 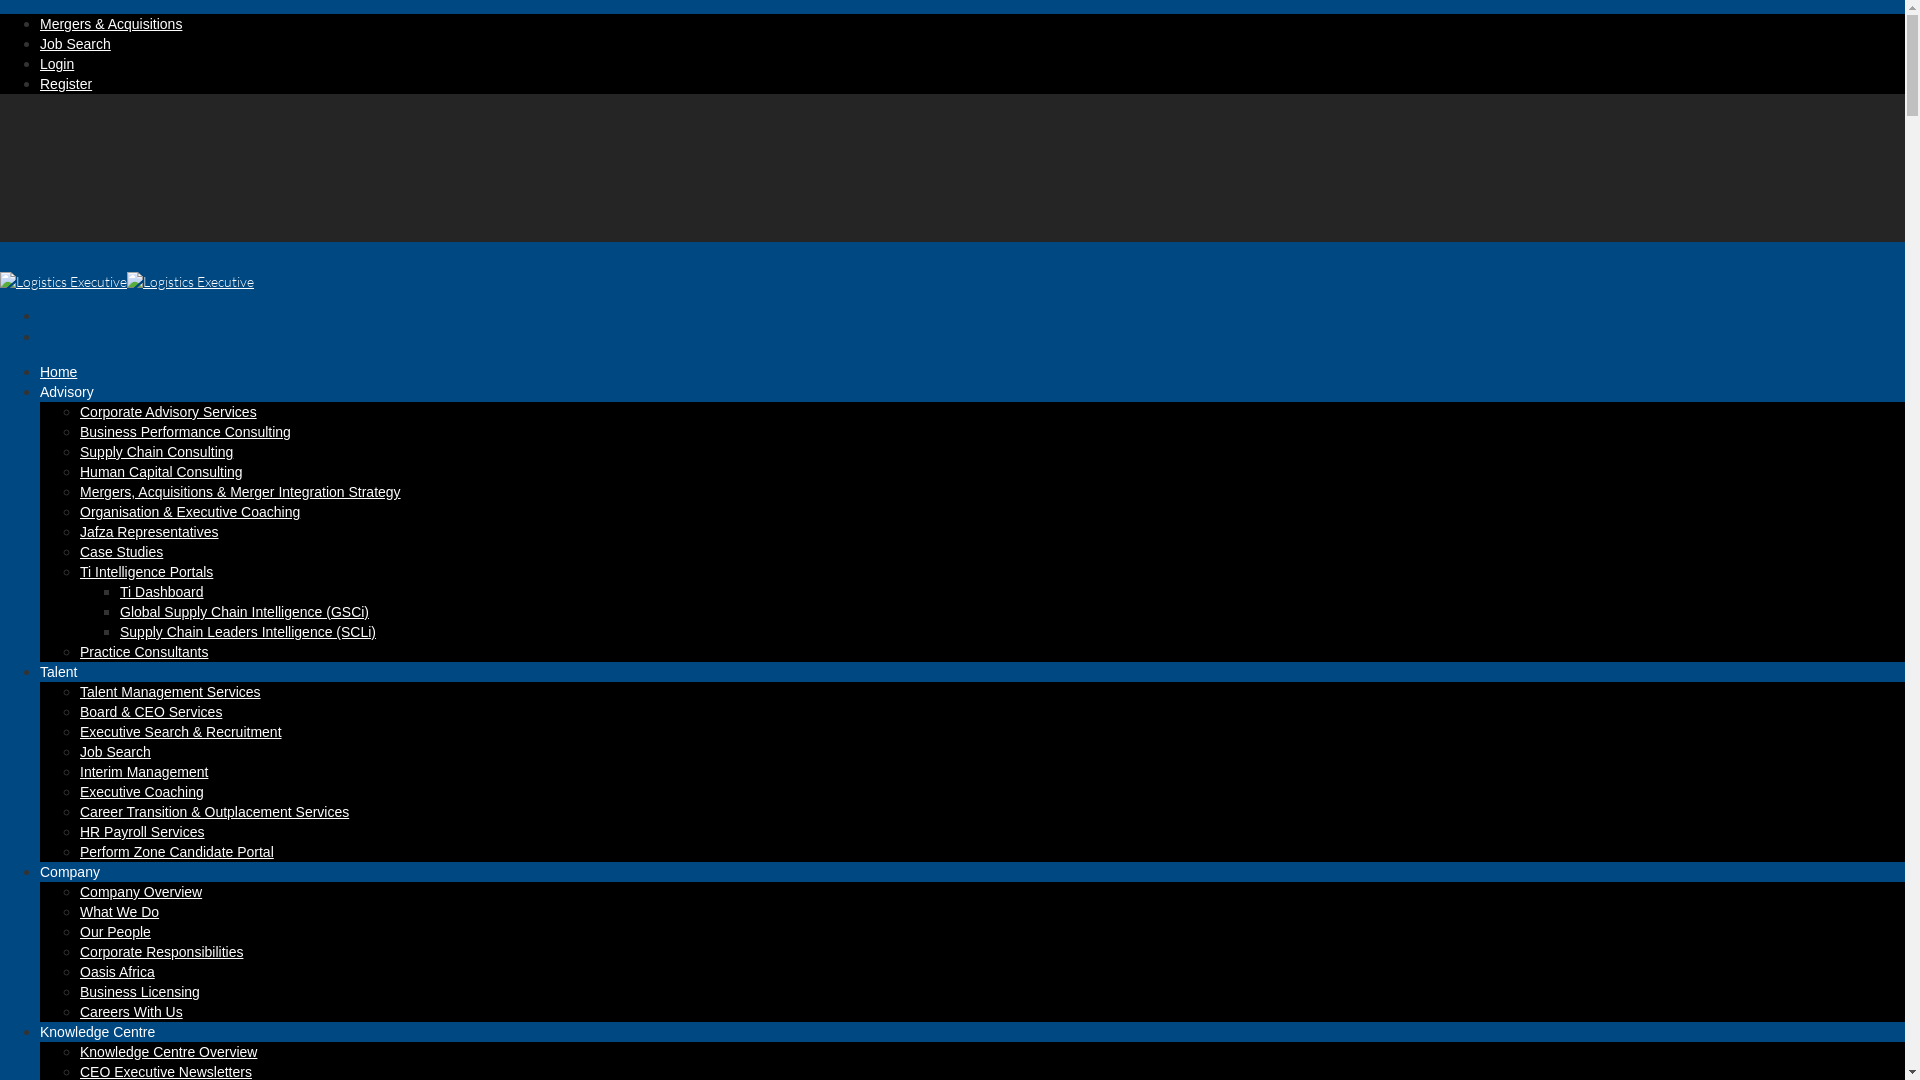 What do you see at coordinates (39, 63) in the screenshot?
I see `'Login'` at bounding box center [39, 63].